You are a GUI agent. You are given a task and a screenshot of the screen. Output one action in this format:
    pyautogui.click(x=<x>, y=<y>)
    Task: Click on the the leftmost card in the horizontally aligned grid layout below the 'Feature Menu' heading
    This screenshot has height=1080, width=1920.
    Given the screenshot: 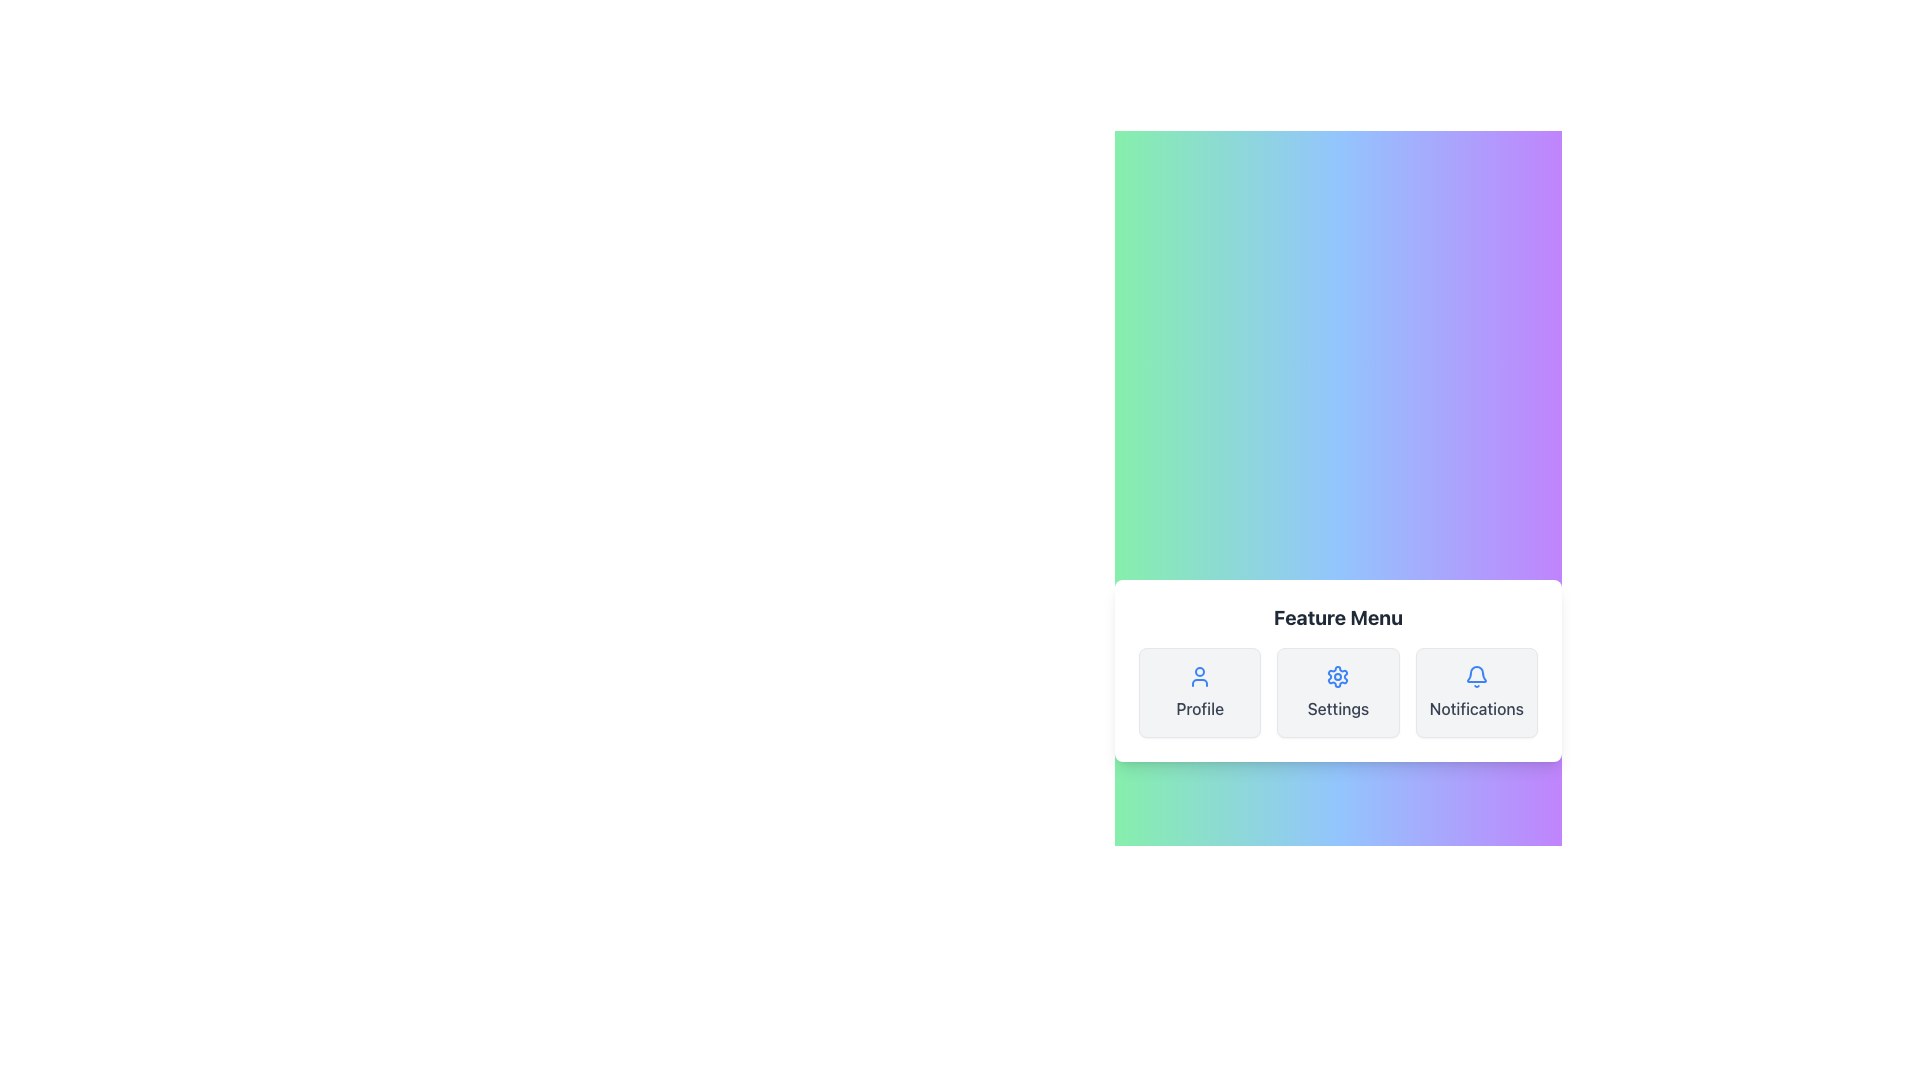 What is the action you would take?
    pyautogui.click(x=1200, y=692)
    